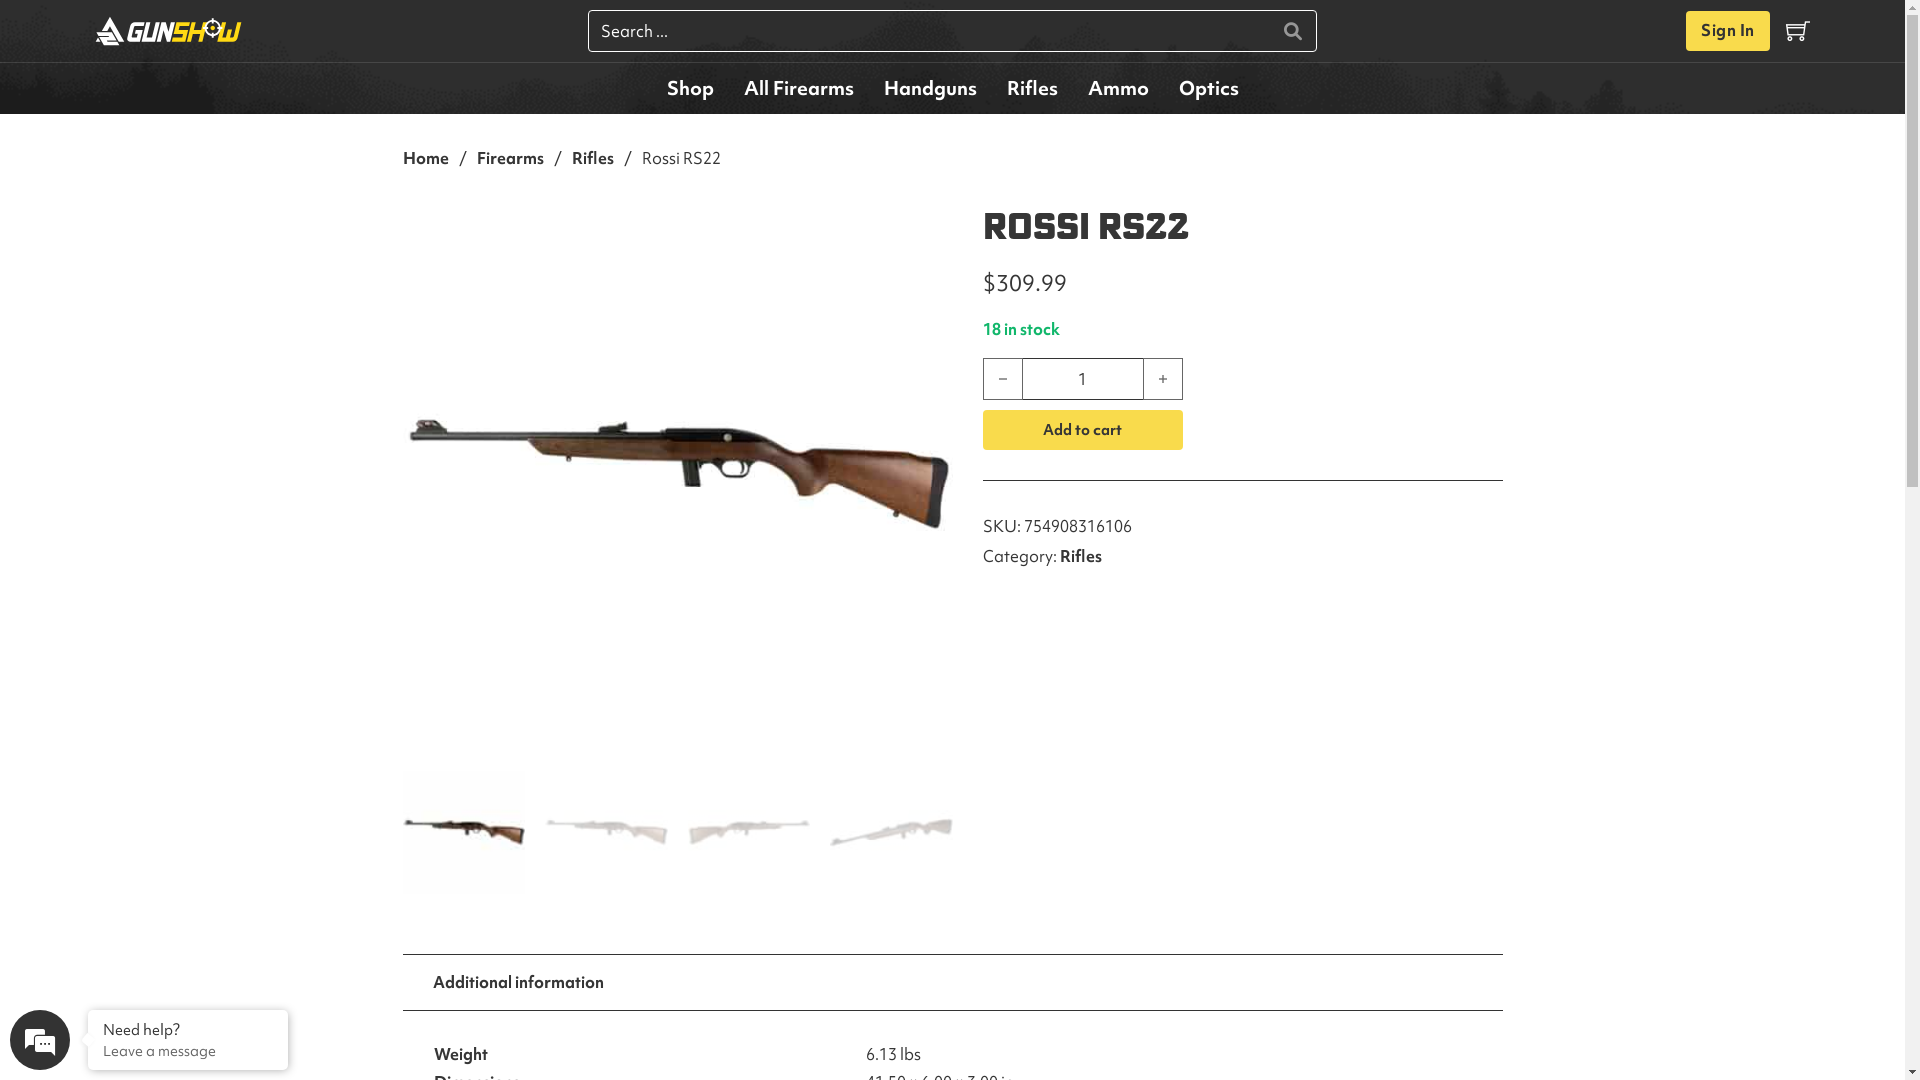 This screenshot has height=1080, width=1920. What do you see at coordinates (474, 157) in the screenshot?
I see `'Firearms'` at bounding box center [474, 157].